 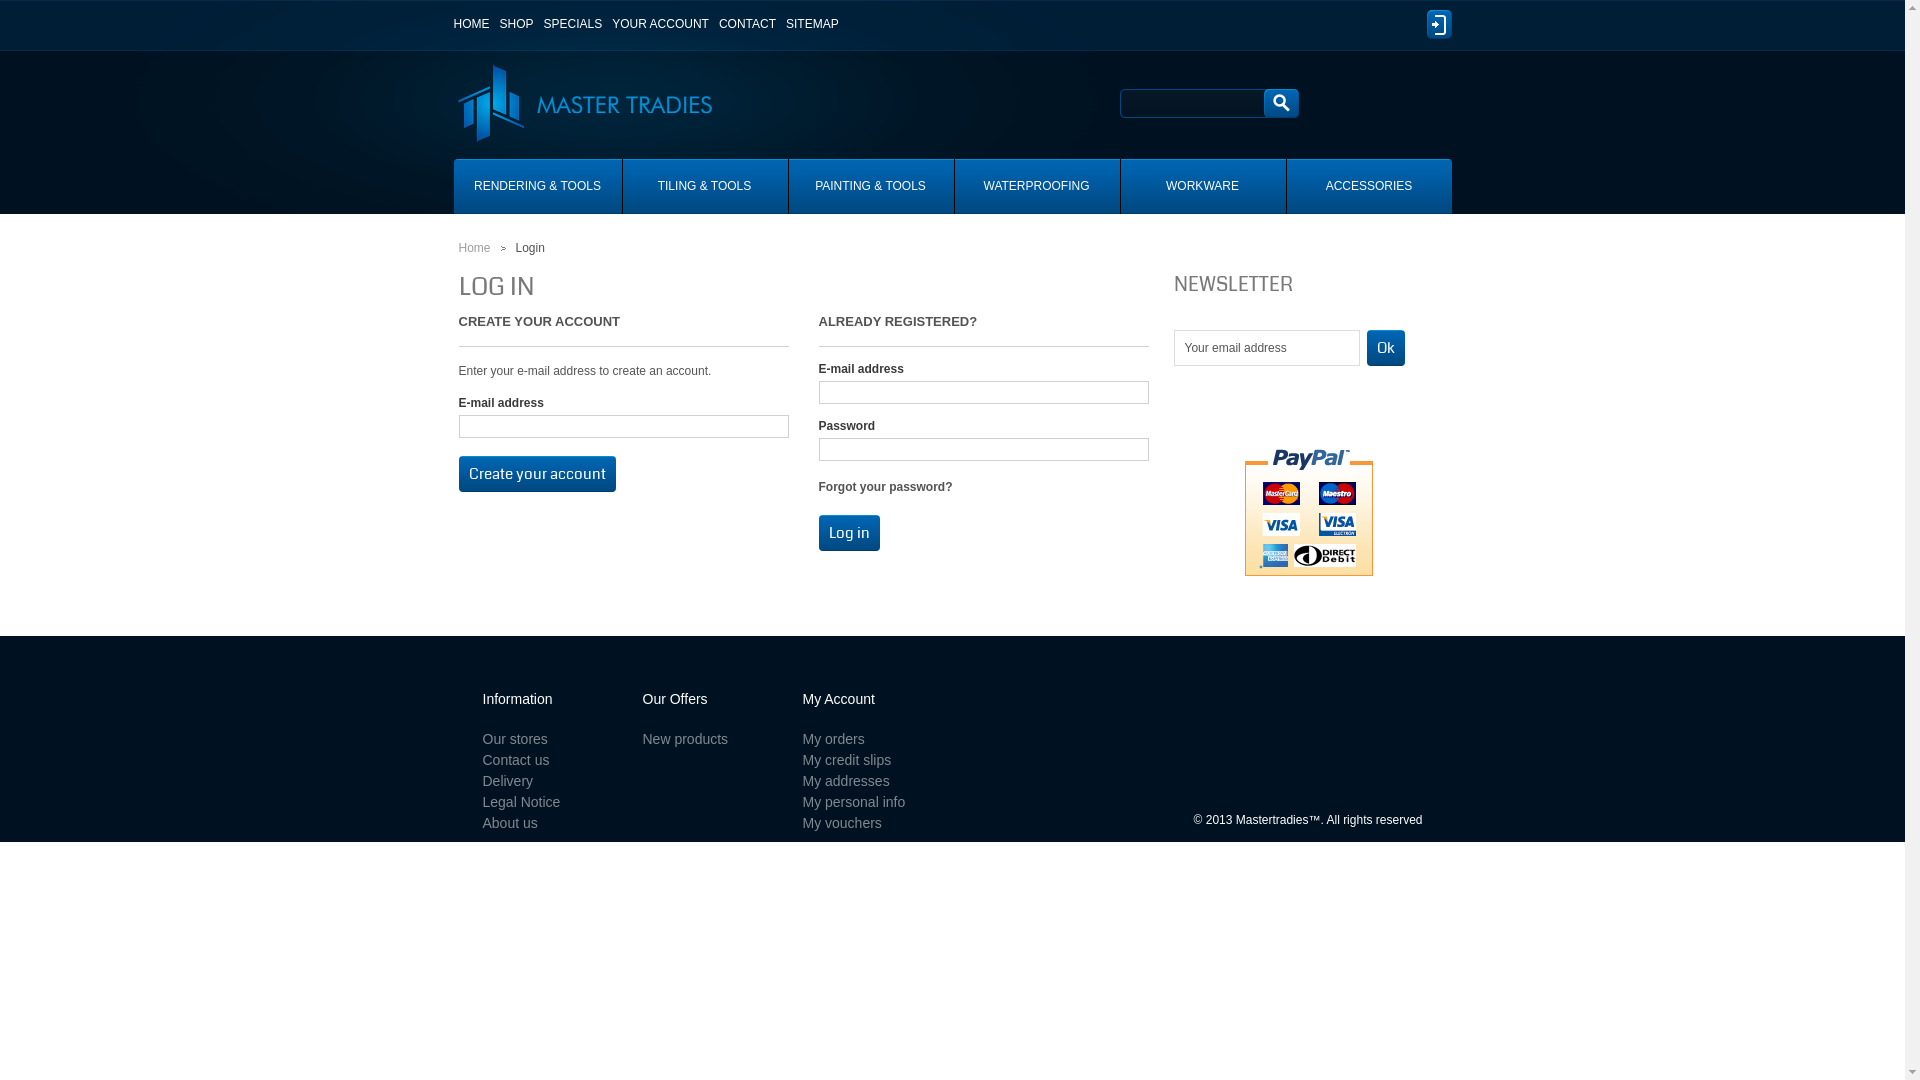 I want to click on 'Home', so click(x=473, y=246).